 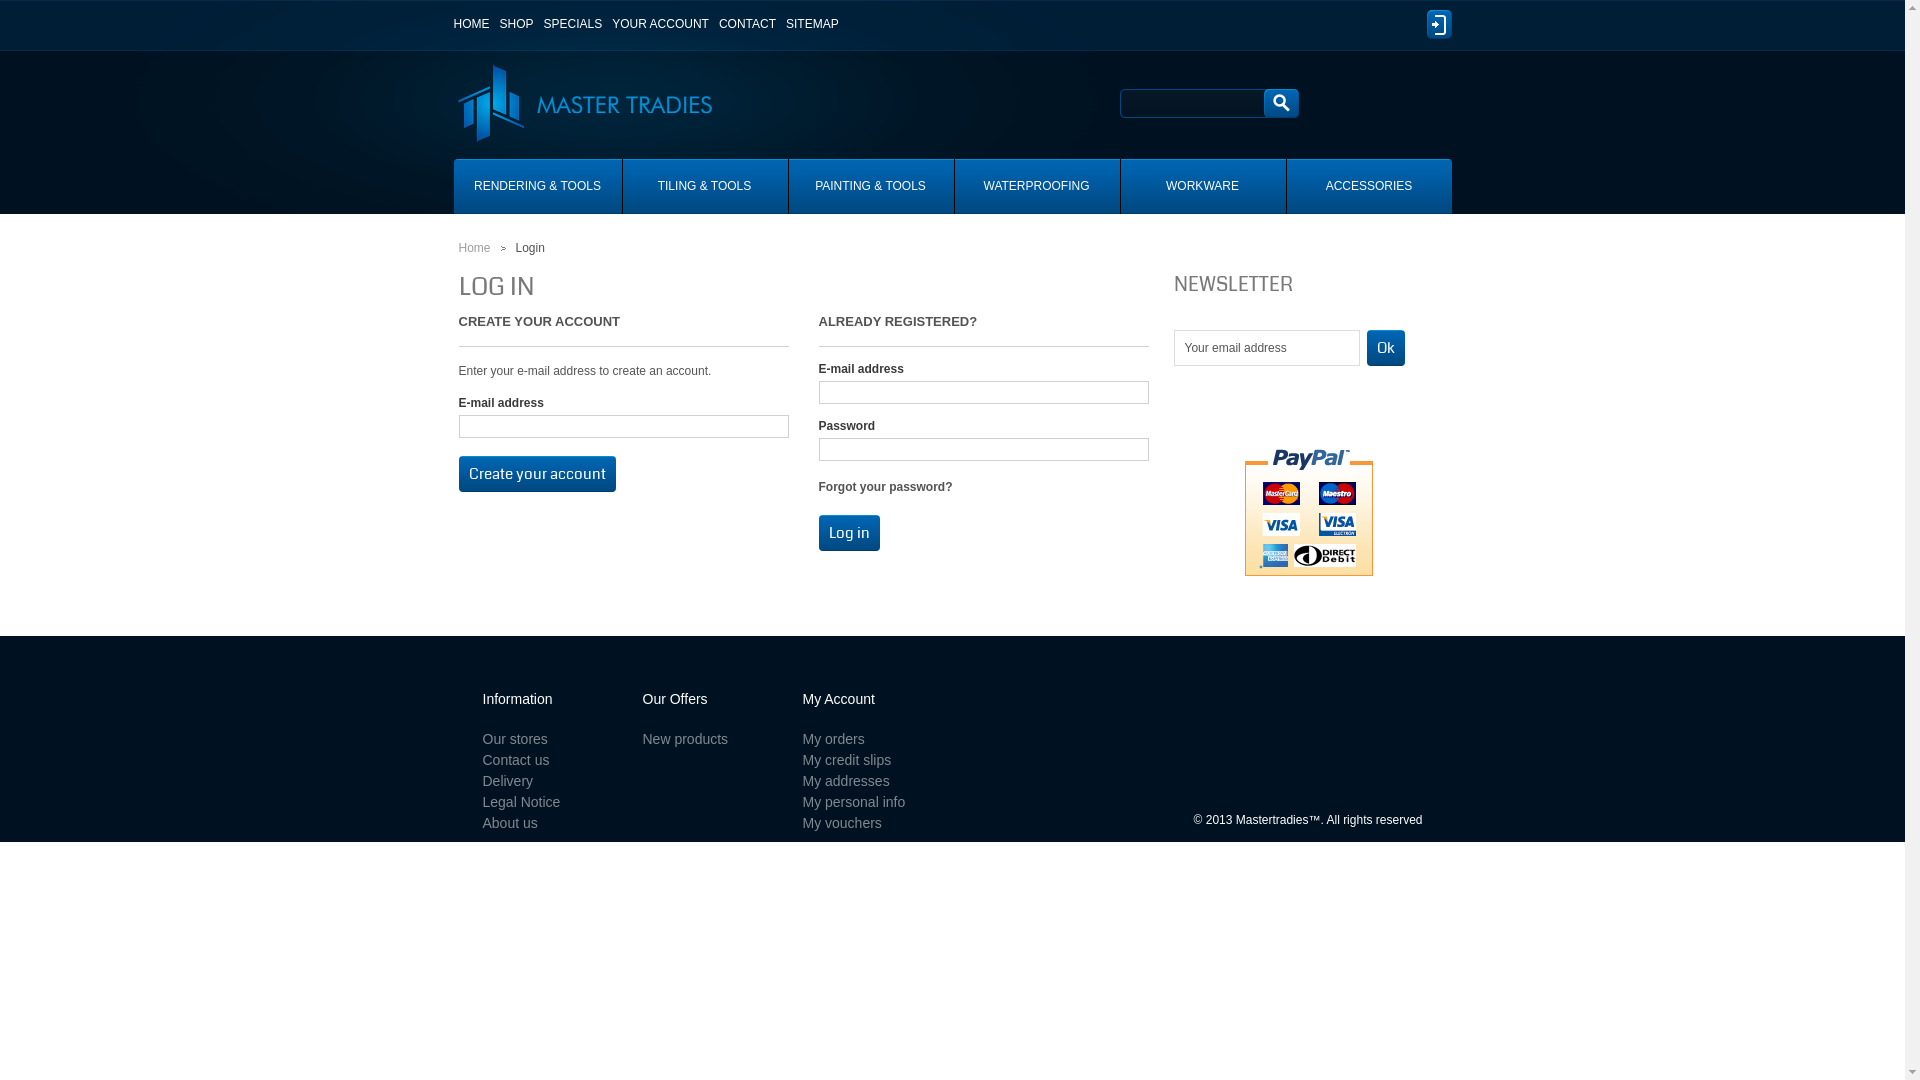 I want to click on 'Home', so click(x=473, y=246).